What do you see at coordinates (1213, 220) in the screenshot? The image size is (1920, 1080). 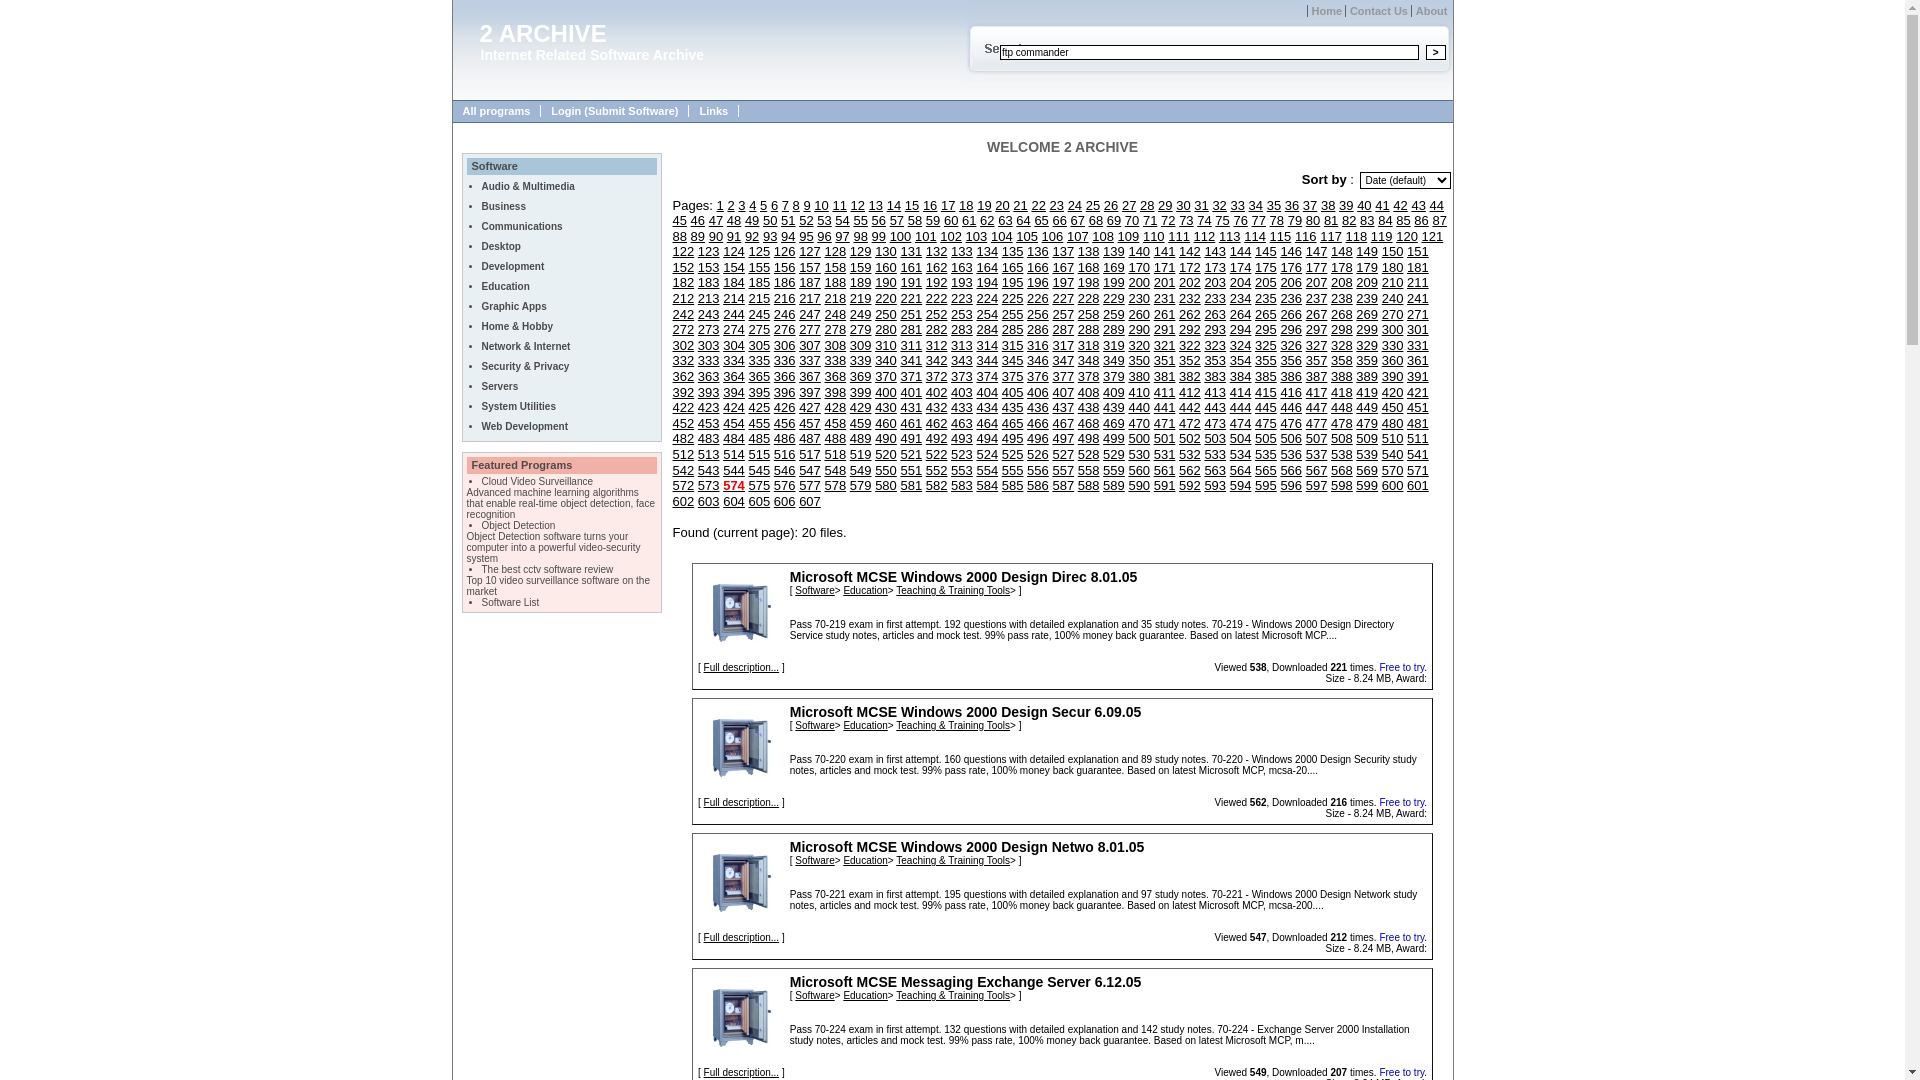 I see `'75'` at bounding box center [1213, 220].